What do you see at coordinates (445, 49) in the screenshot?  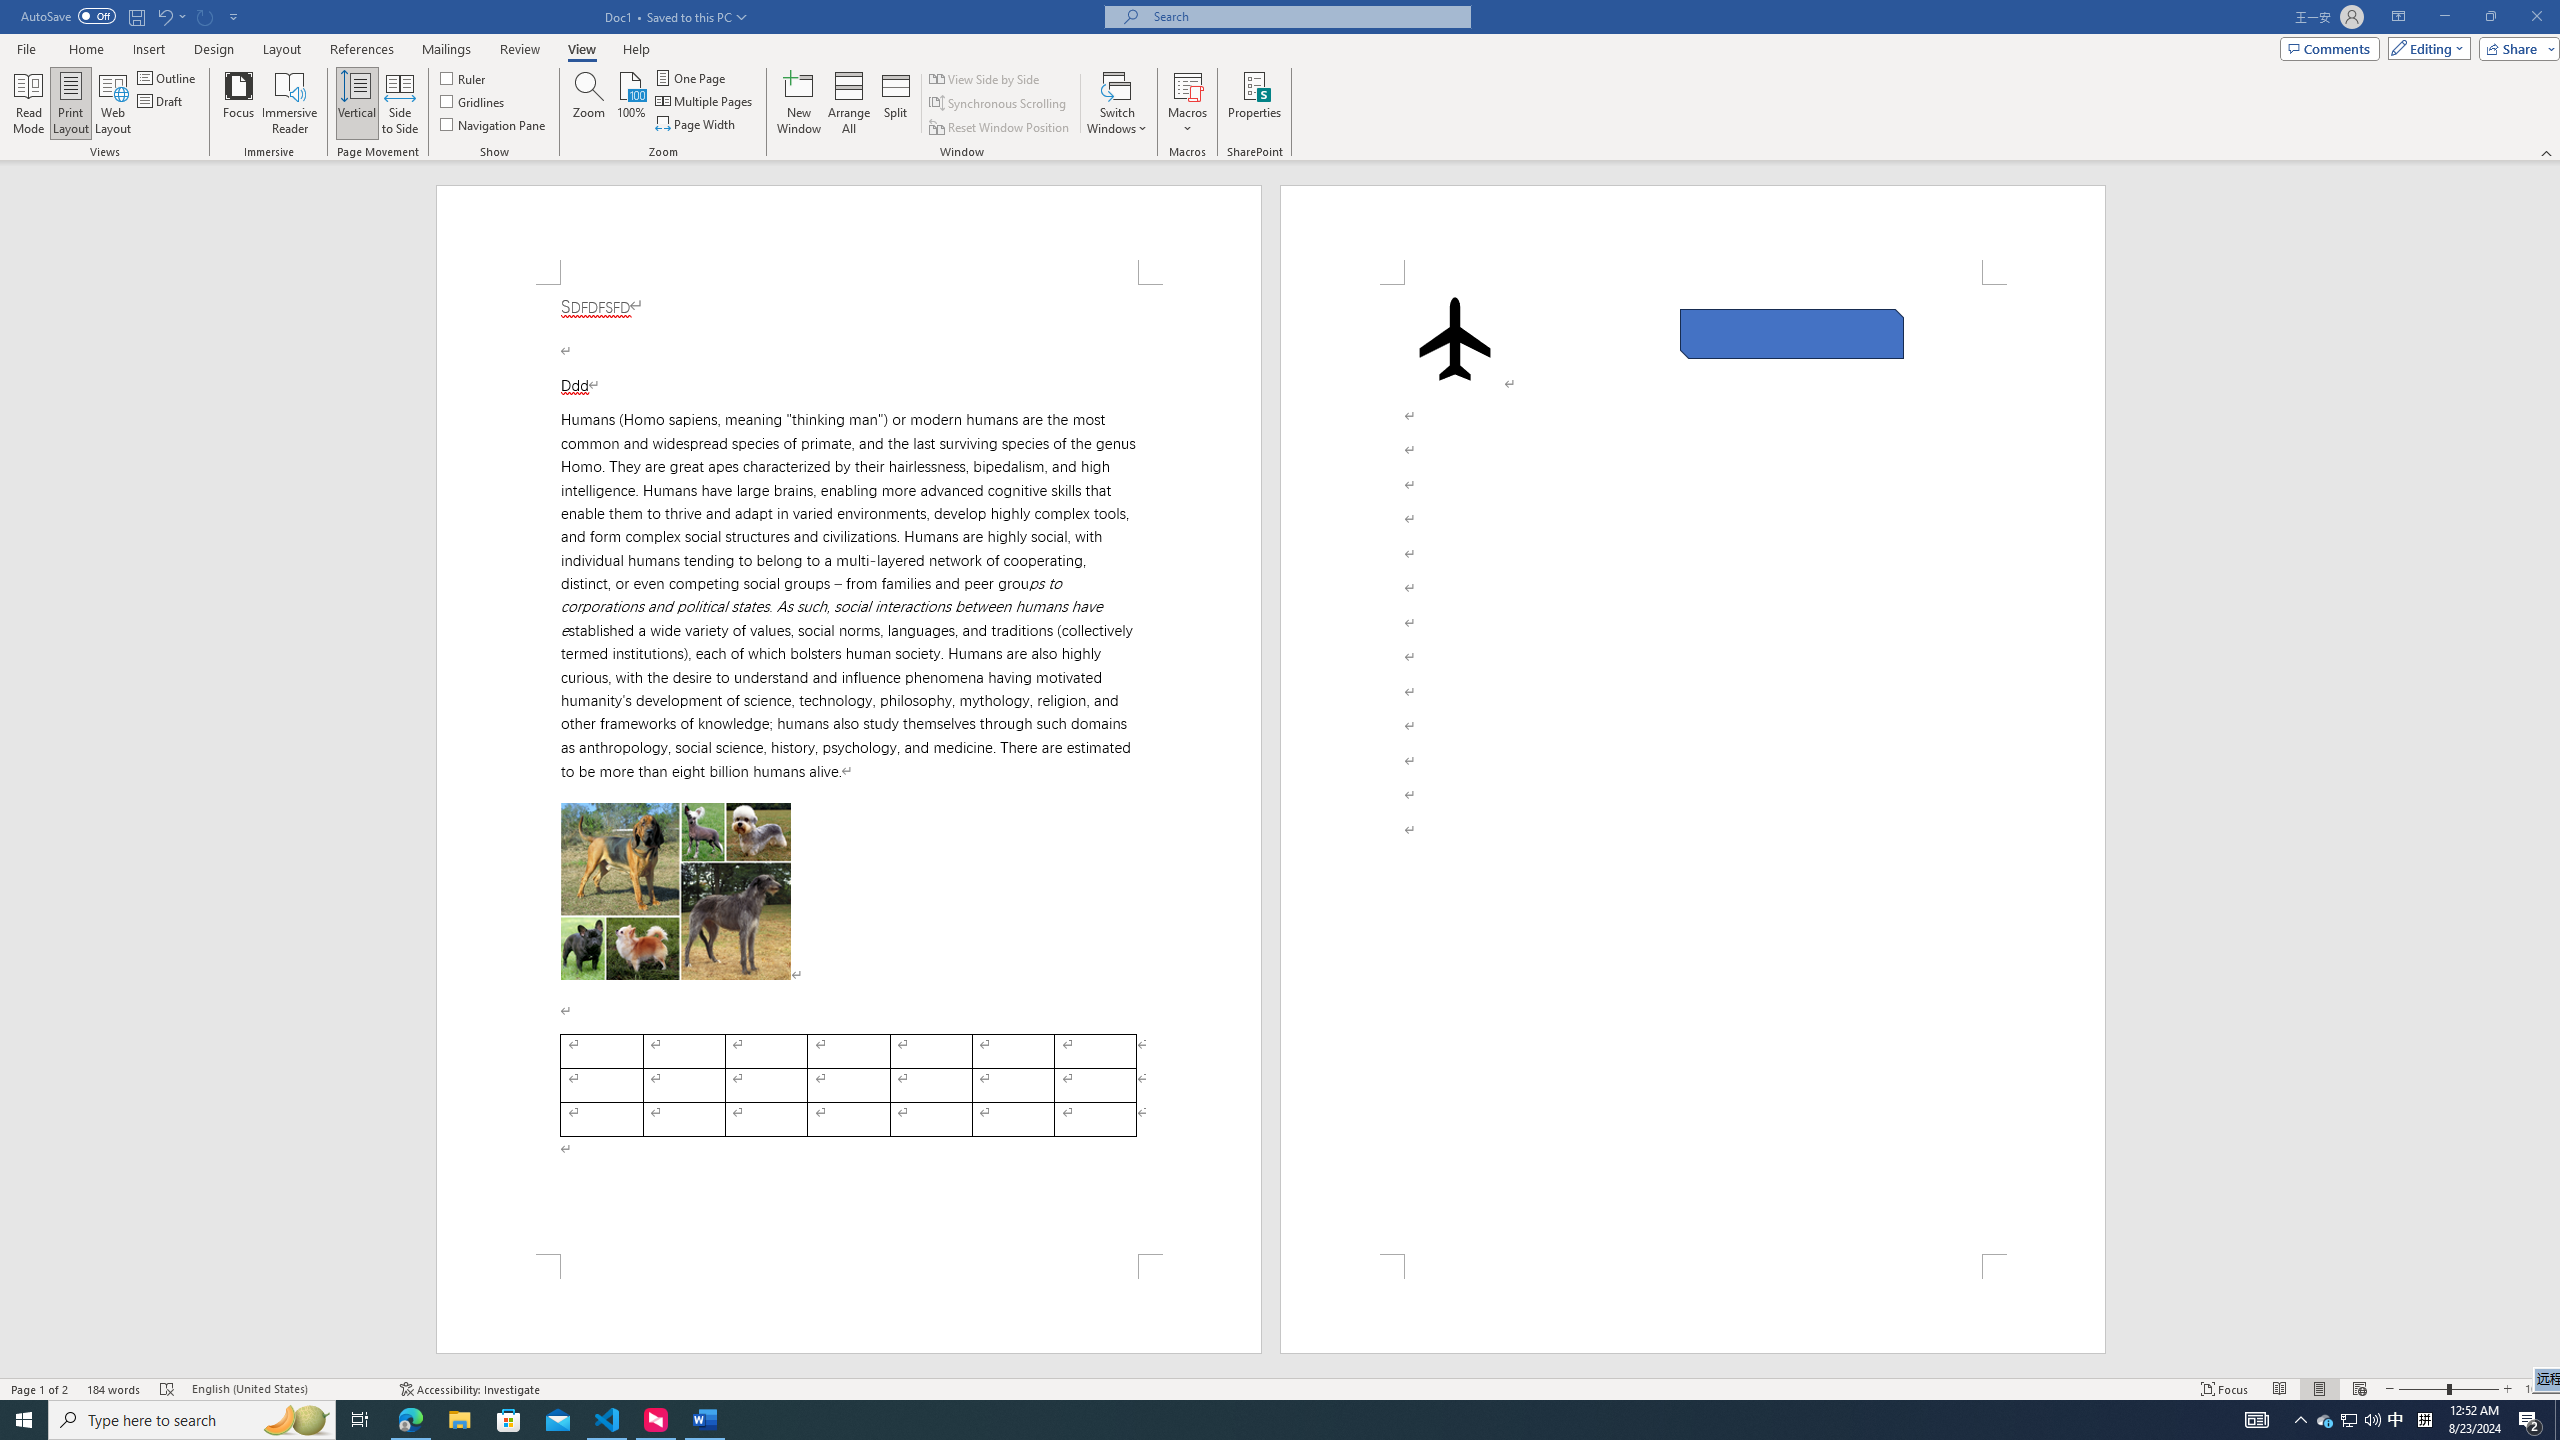 I see `'Mailings'` at bounding box center [445, 49].